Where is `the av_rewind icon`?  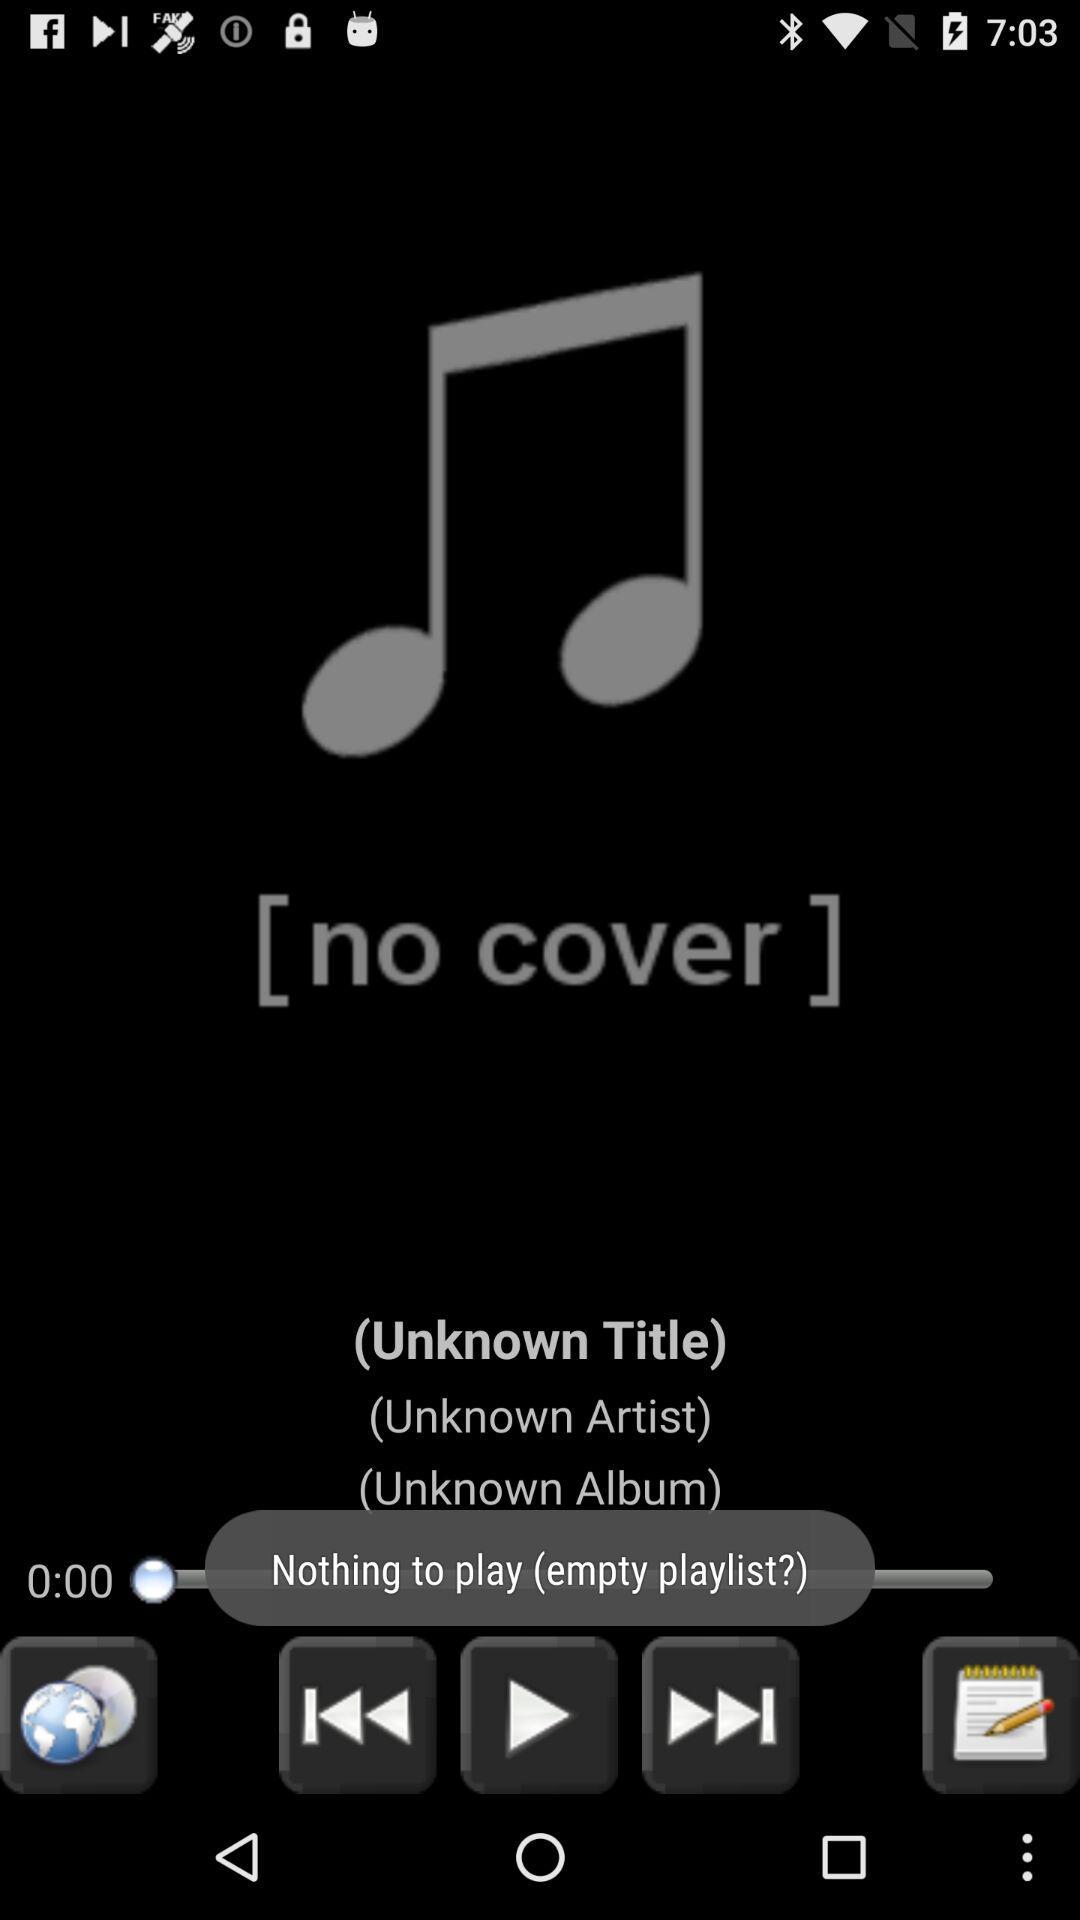 the av_rewind icon is located at coordinates (356, 1835).